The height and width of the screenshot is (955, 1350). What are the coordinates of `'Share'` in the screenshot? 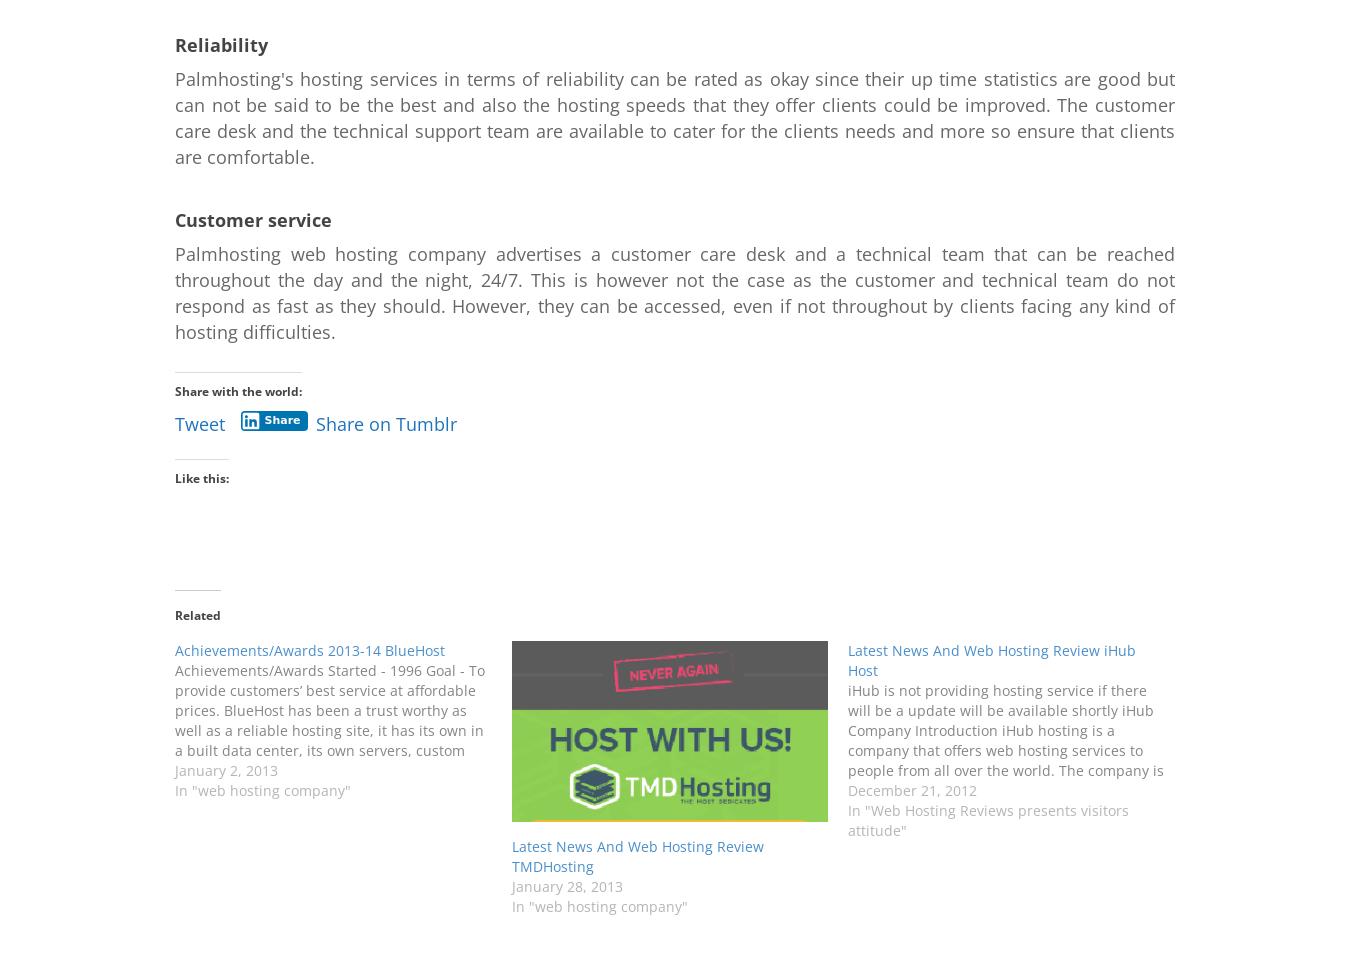 It's located at (281, 419).